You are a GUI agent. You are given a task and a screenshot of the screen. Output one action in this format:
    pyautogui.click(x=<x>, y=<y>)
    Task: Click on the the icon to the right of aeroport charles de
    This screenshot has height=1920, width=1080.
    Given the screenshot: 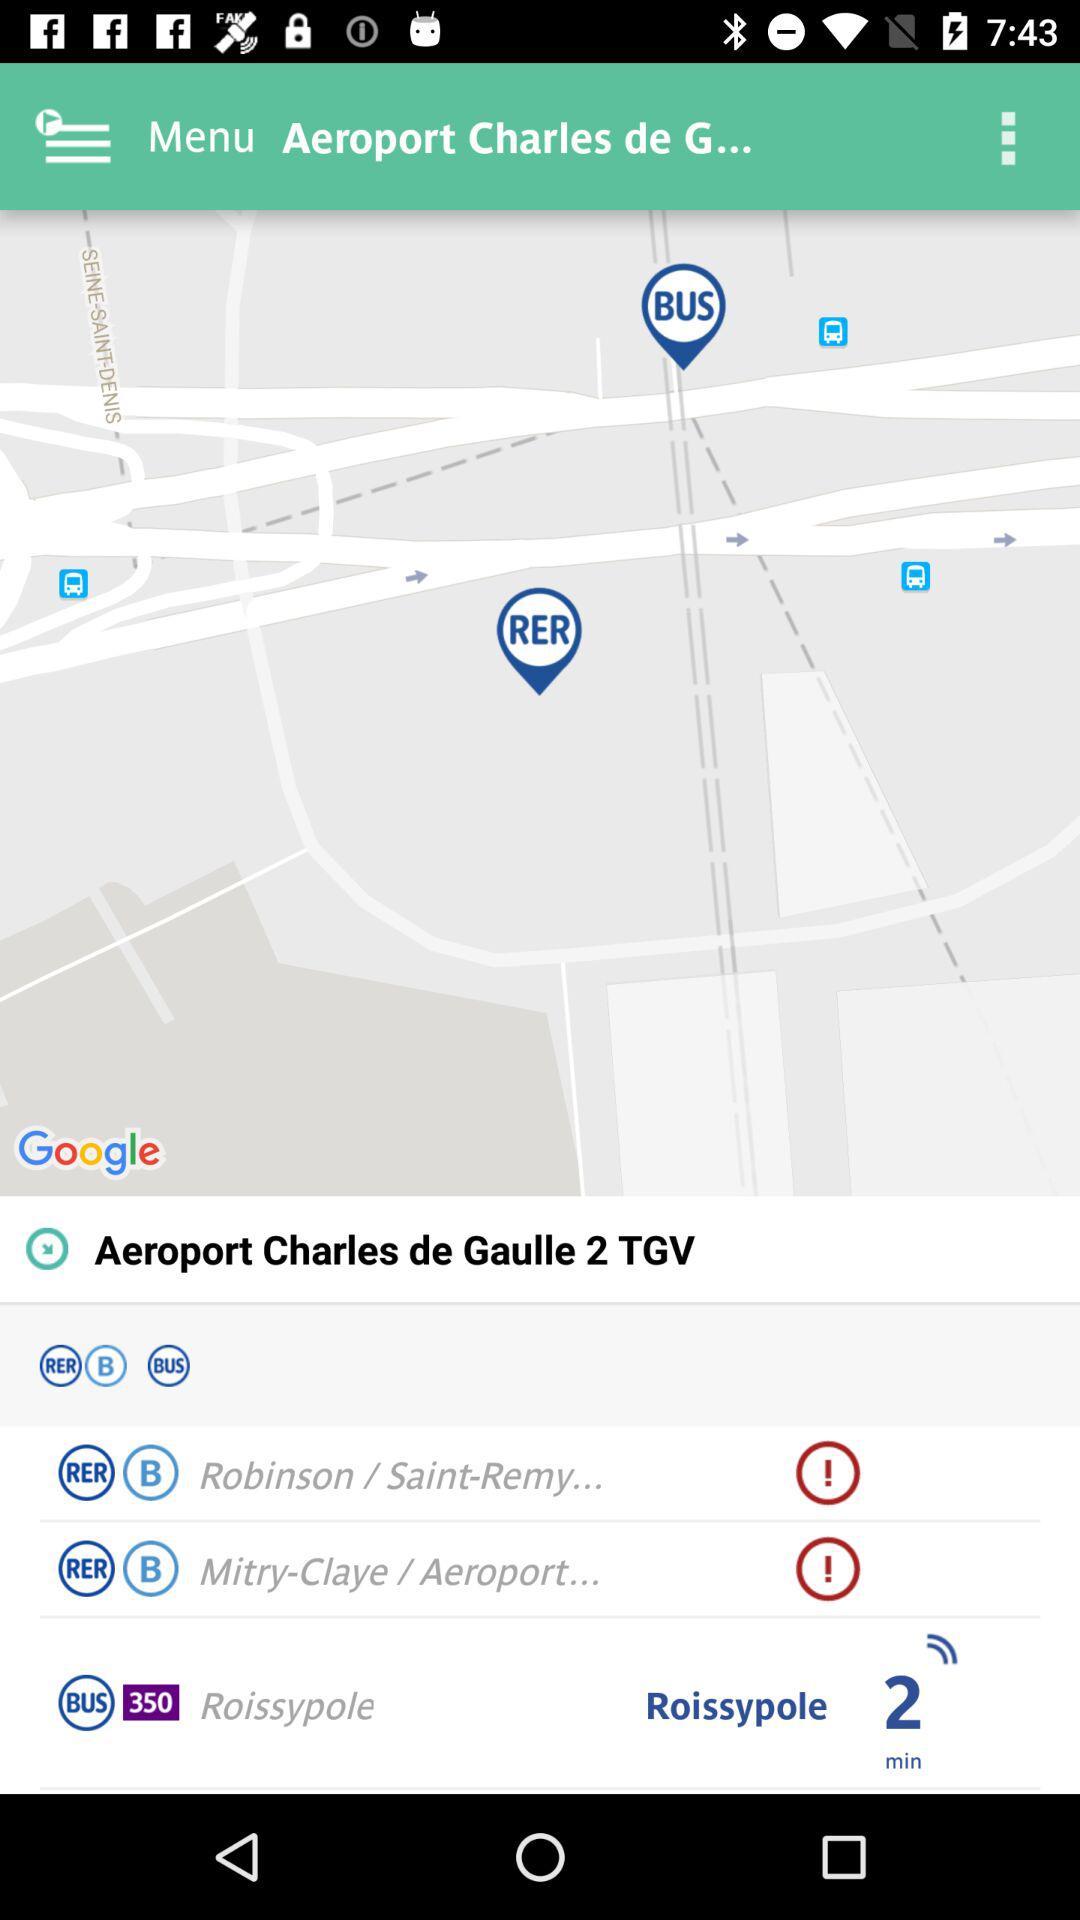 What is the action you would take?
    pyautogui.click(x=1006, y=135)
    